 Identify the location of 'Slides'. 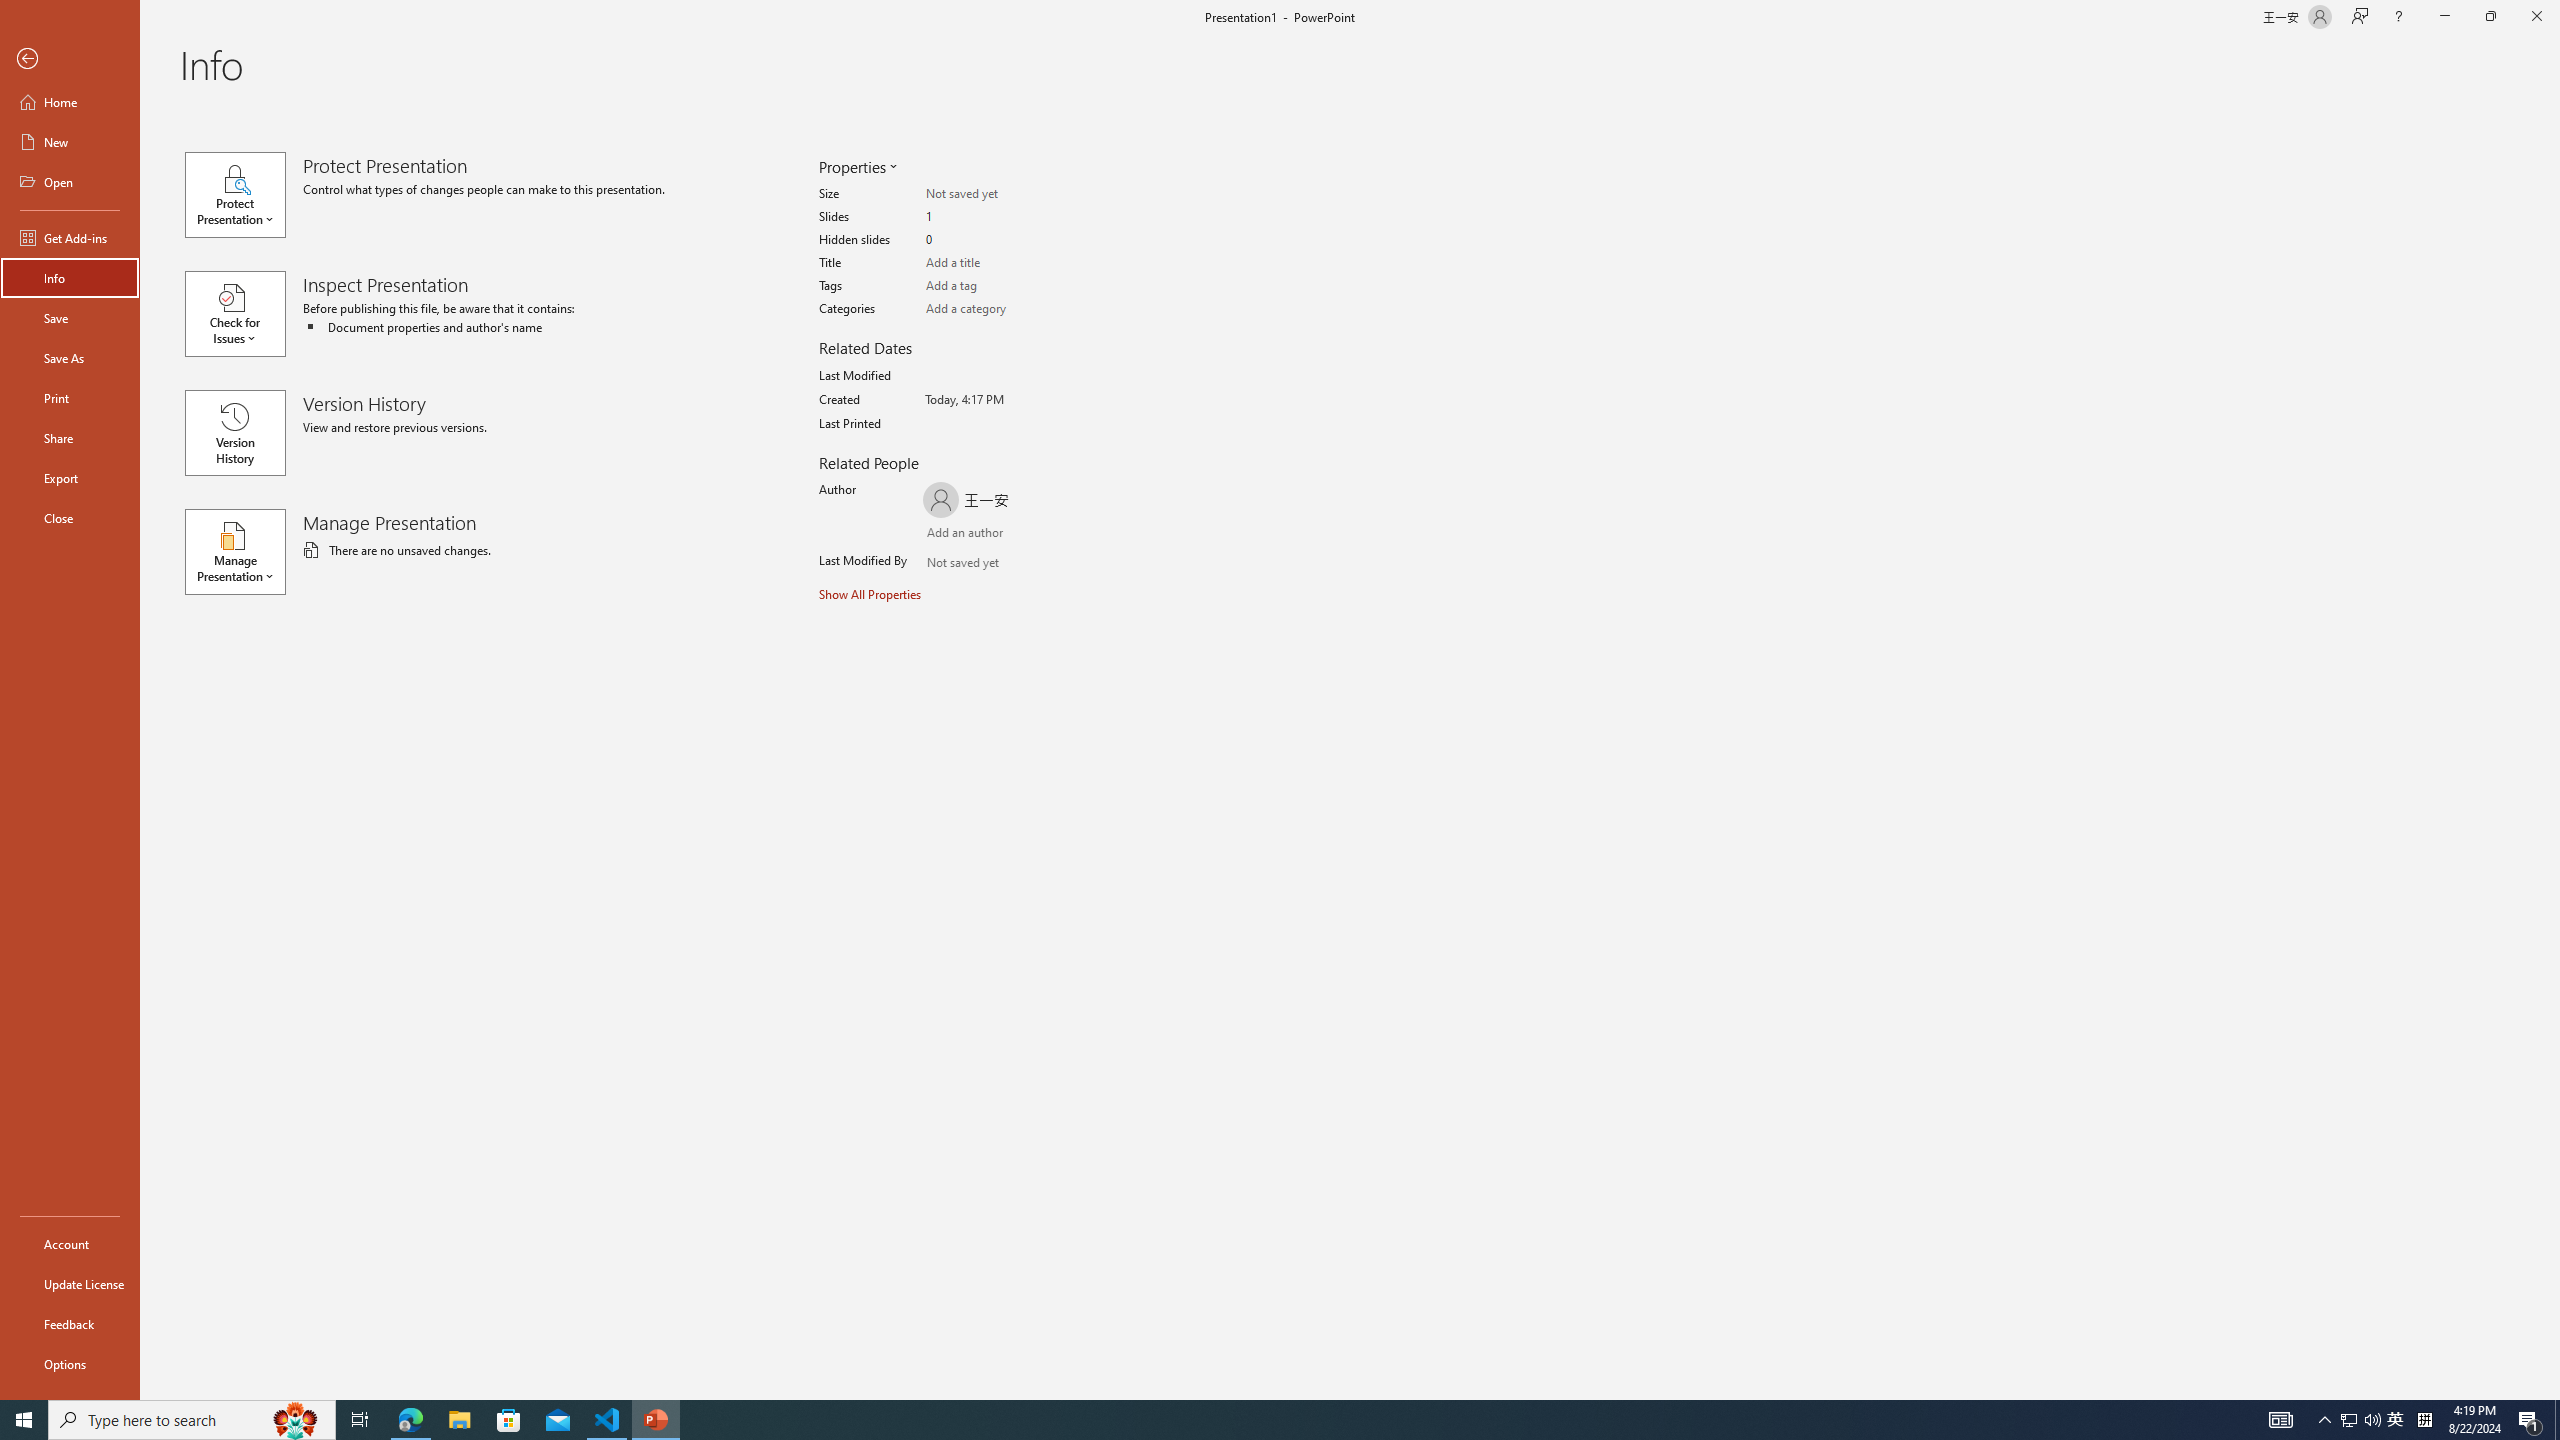
(1003, 217).